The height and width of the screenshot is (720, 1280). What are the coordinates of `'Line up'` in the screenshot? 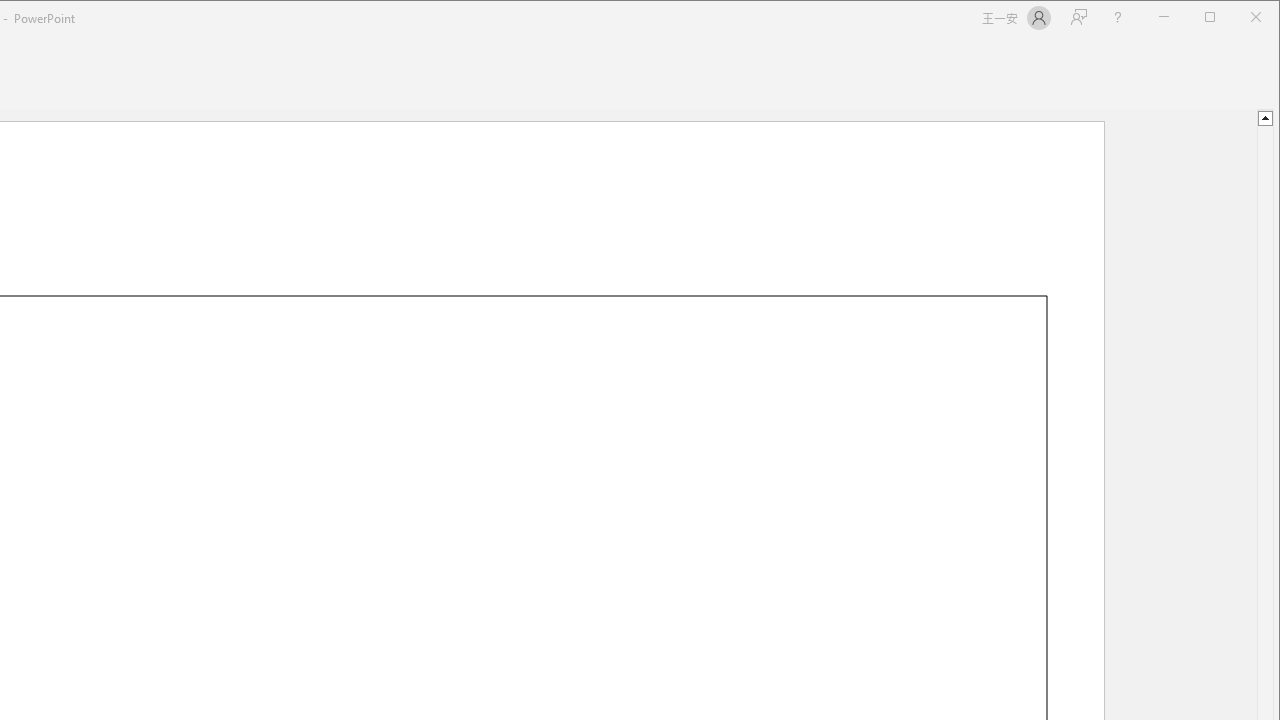 It's located at (1264, 117).